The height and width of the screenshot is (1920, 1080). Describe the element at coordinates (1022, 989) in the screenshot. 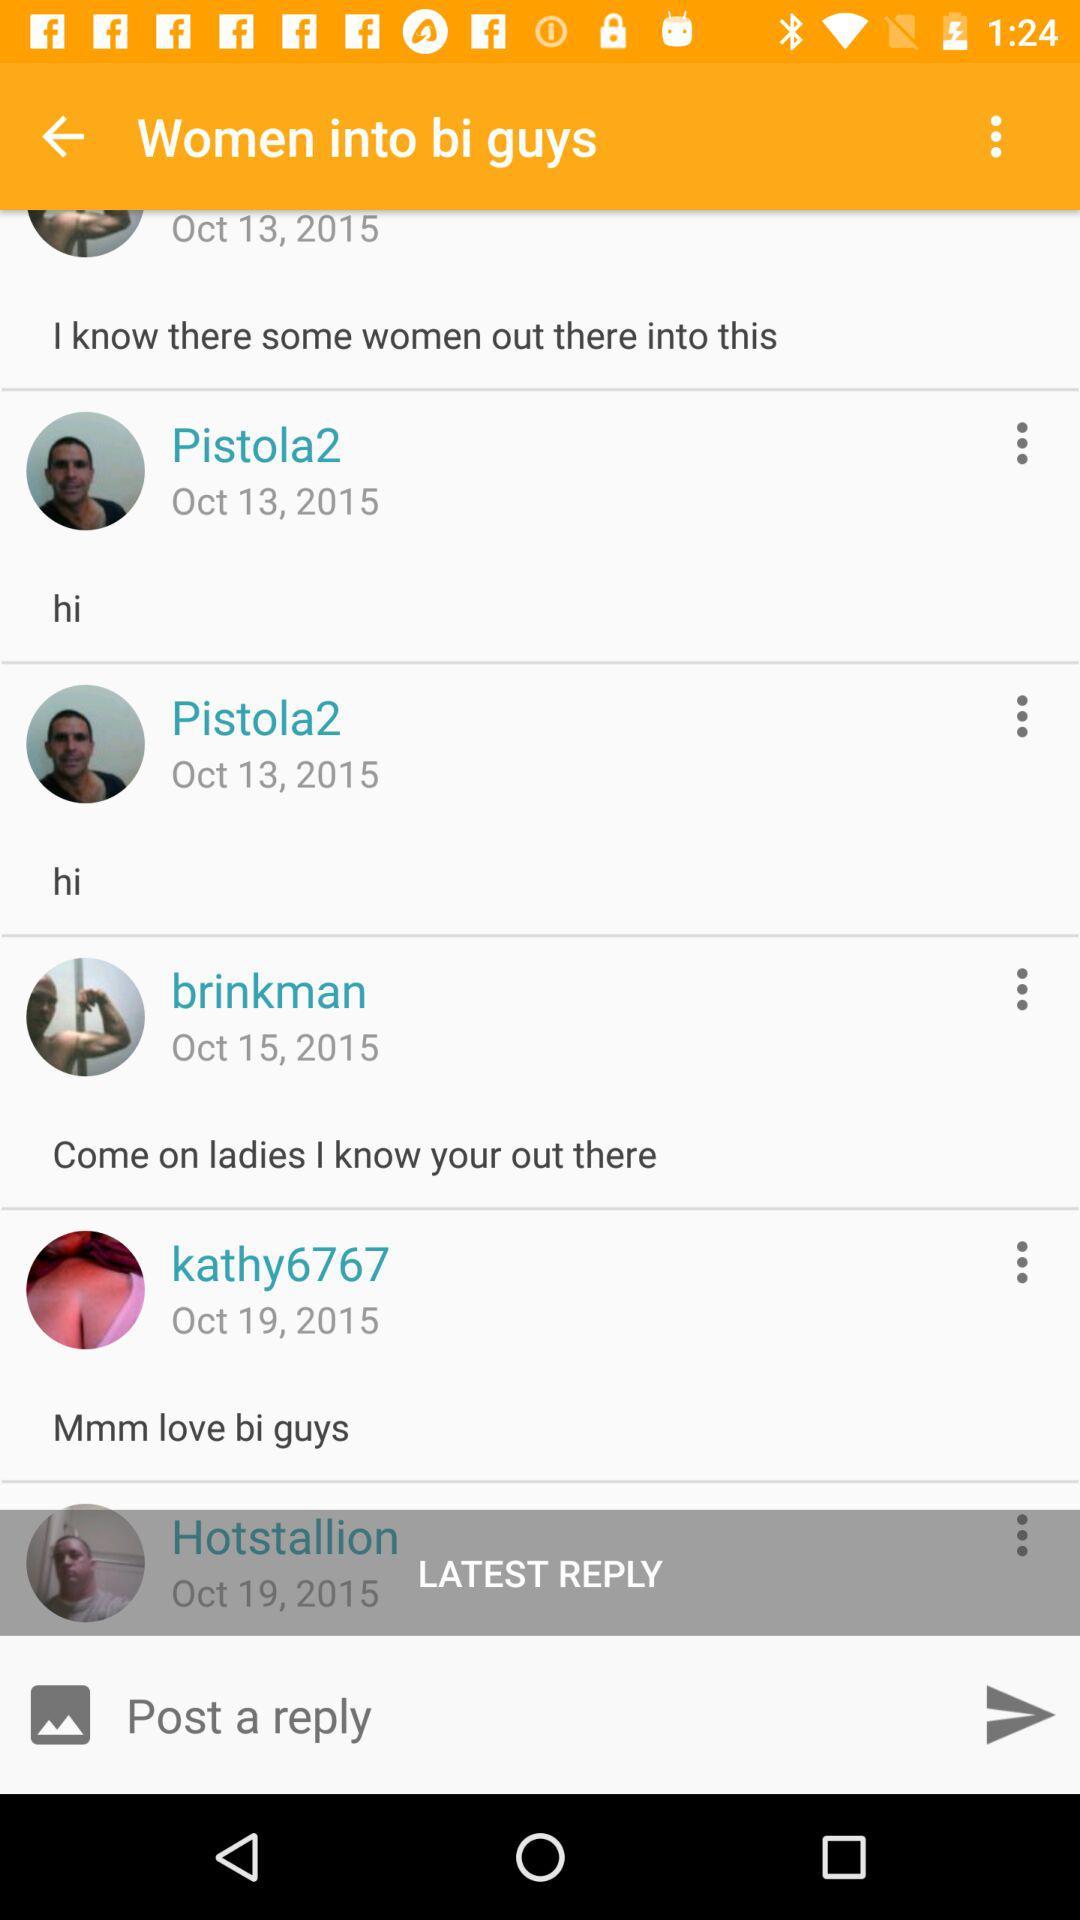

I see `more information` at that location.